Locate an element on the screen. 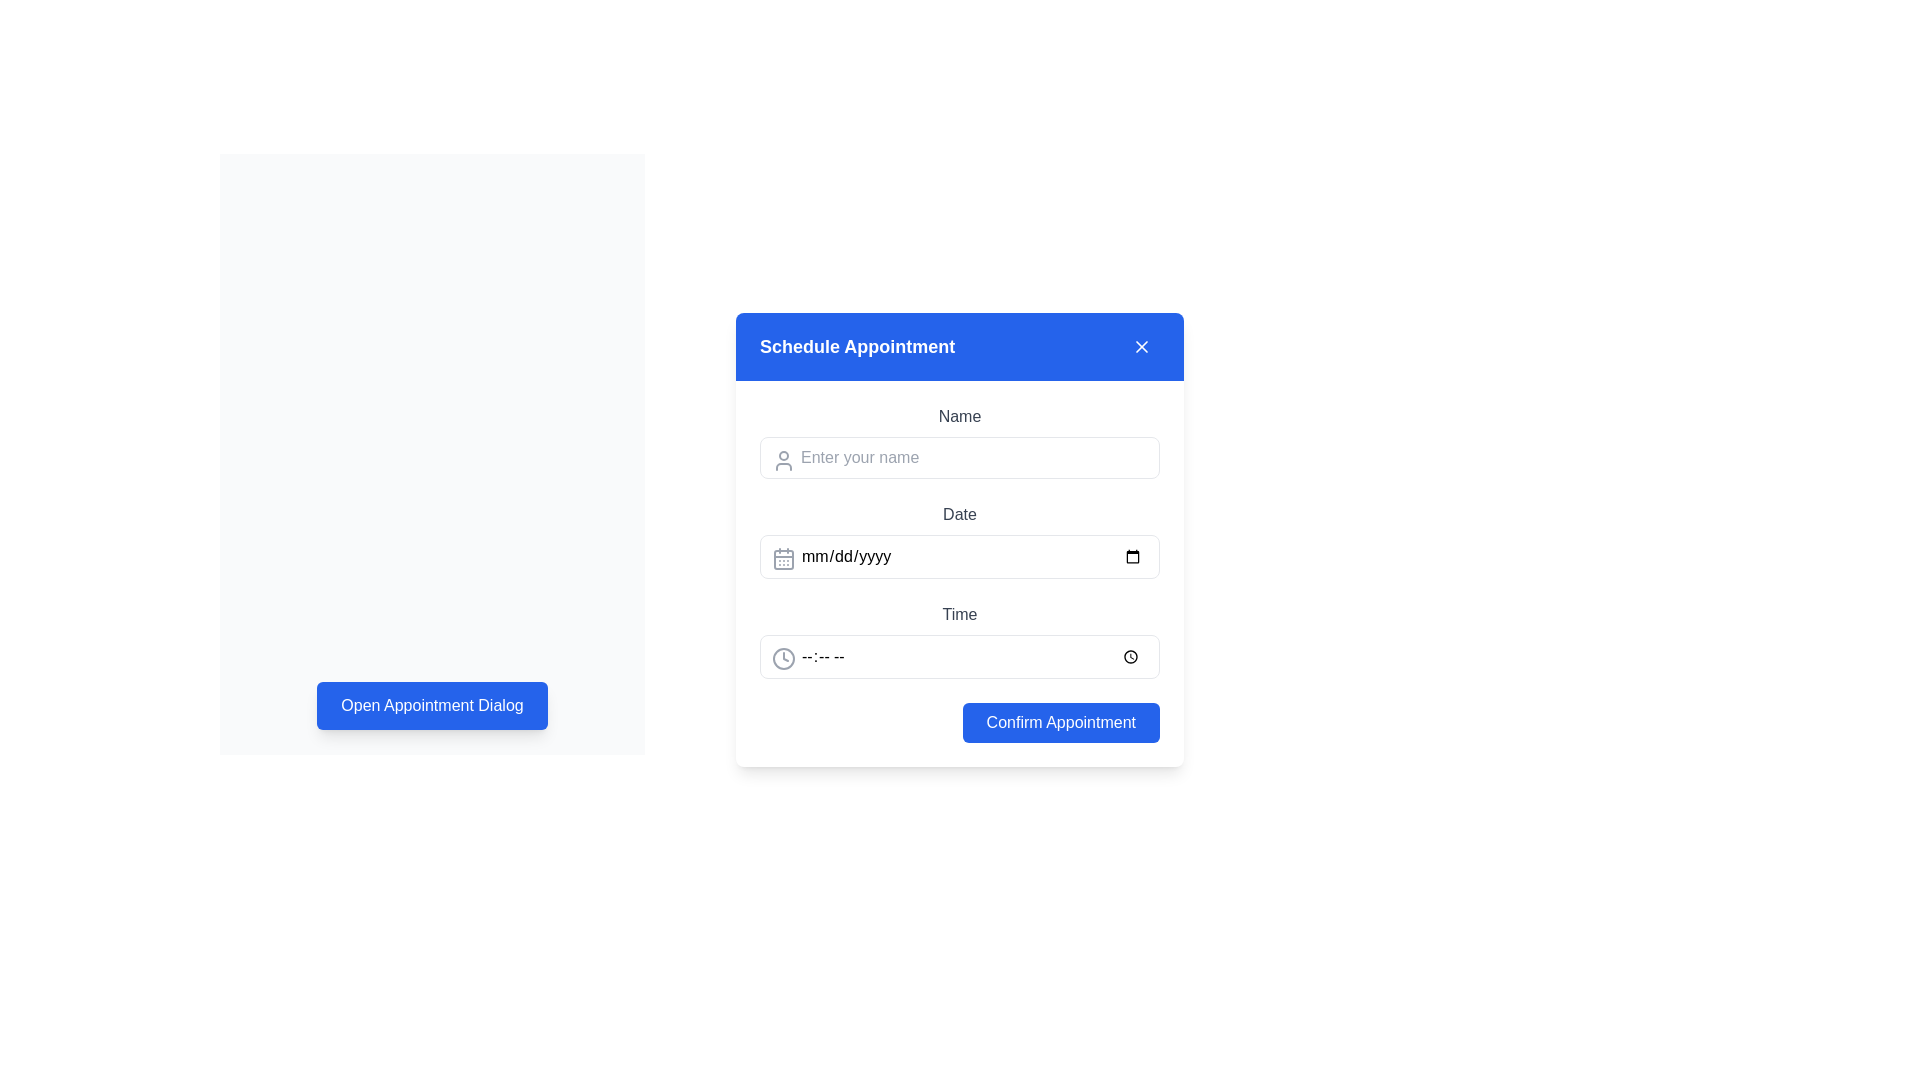 The width and height of the screenshot is (1920, 1080). the circular clock icon component located to the left of the time input field in the 'Time' row of the scheduling form is located at coordinates (782, 659).